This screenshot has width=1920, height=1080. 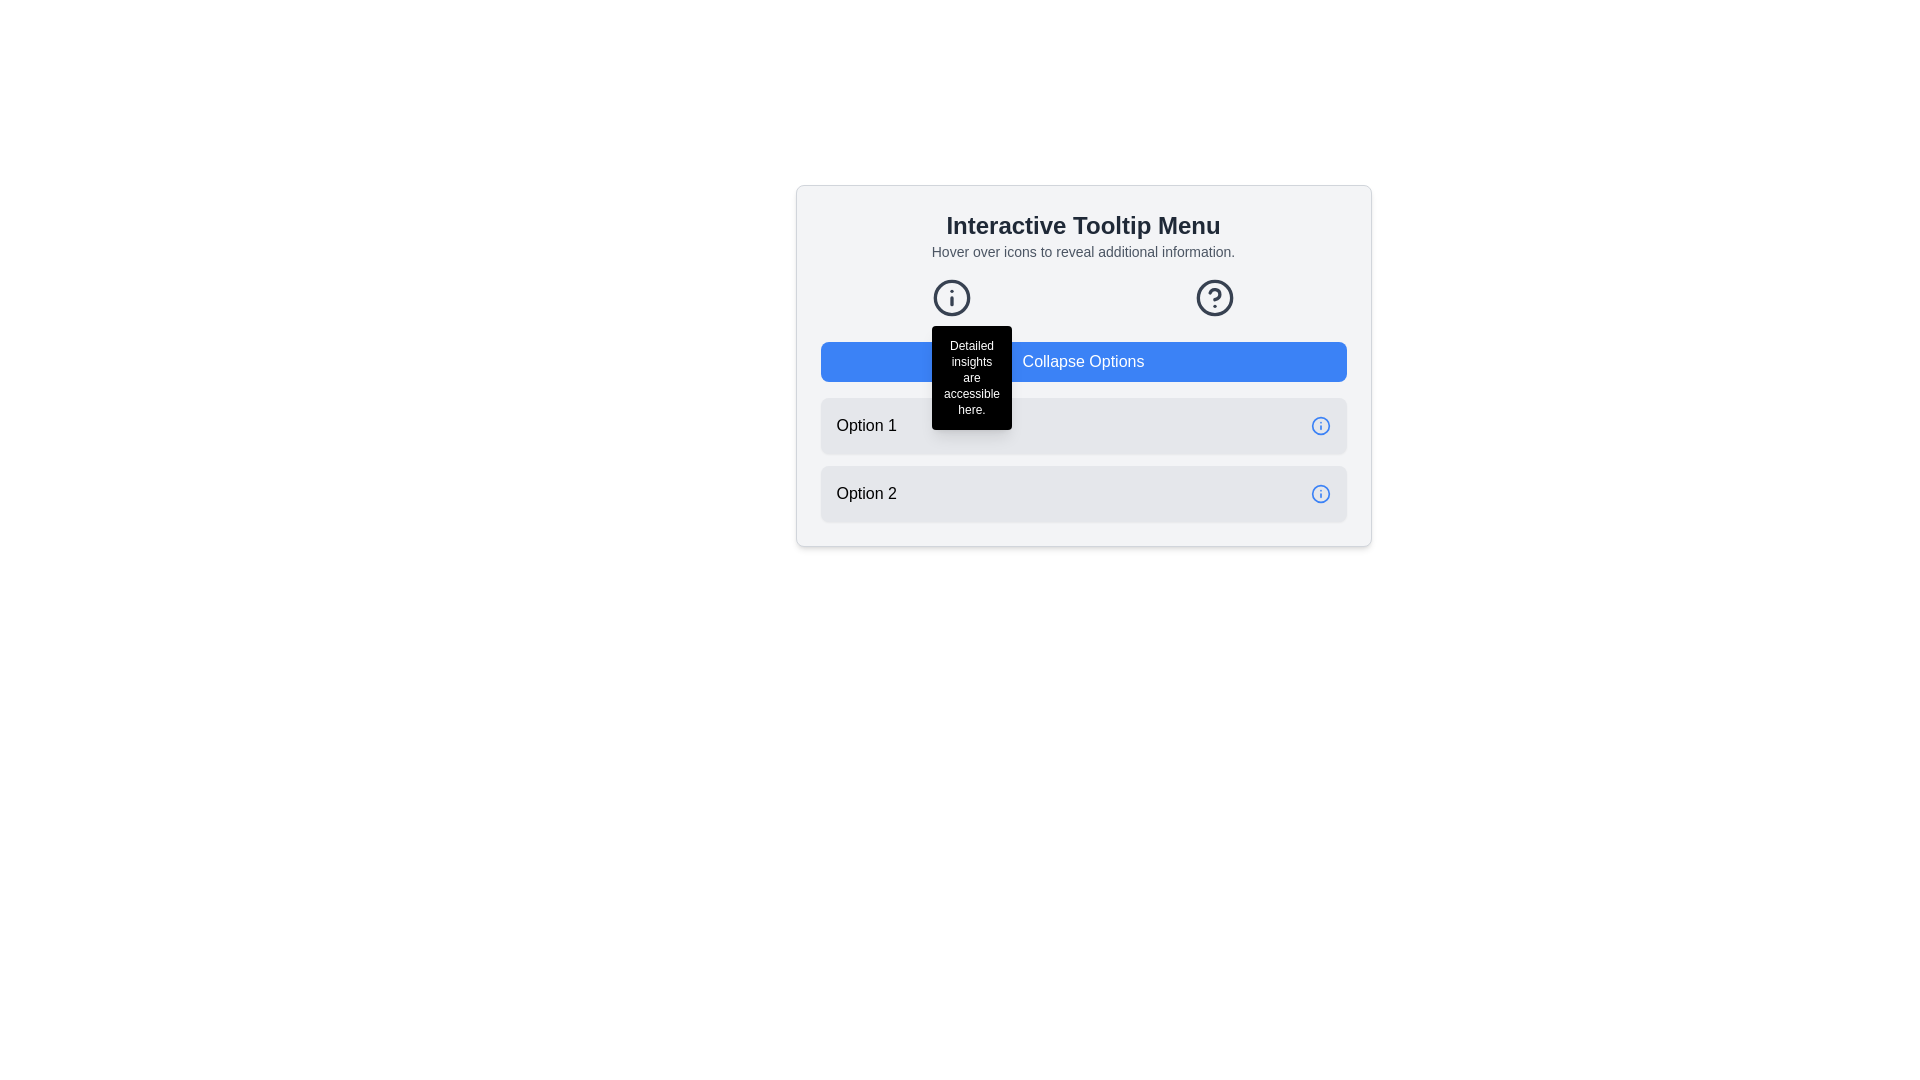 I want to click on the circular information icon ('i'), so click(x=950, y=297).